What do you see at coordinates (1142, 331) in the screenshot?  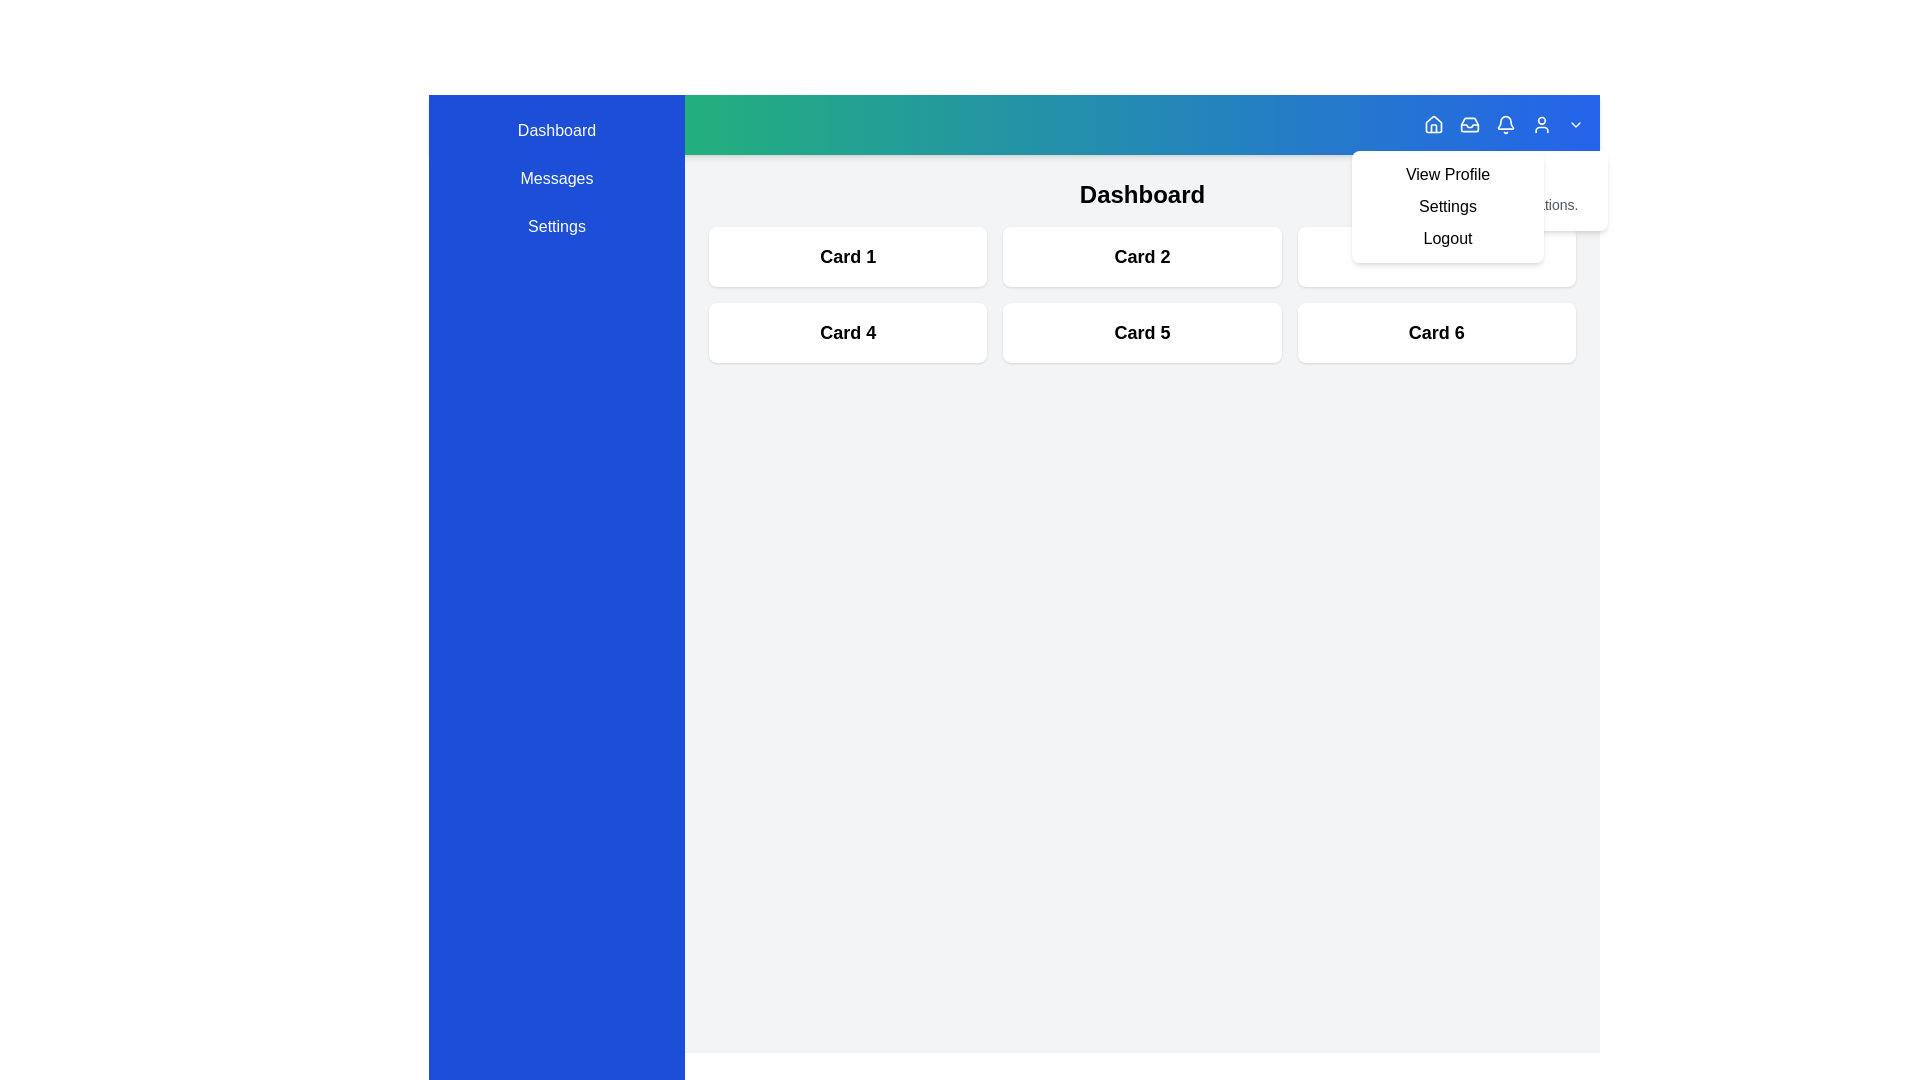 I see `the fifth card in the grid layout` at bounding box center [1142, 331].